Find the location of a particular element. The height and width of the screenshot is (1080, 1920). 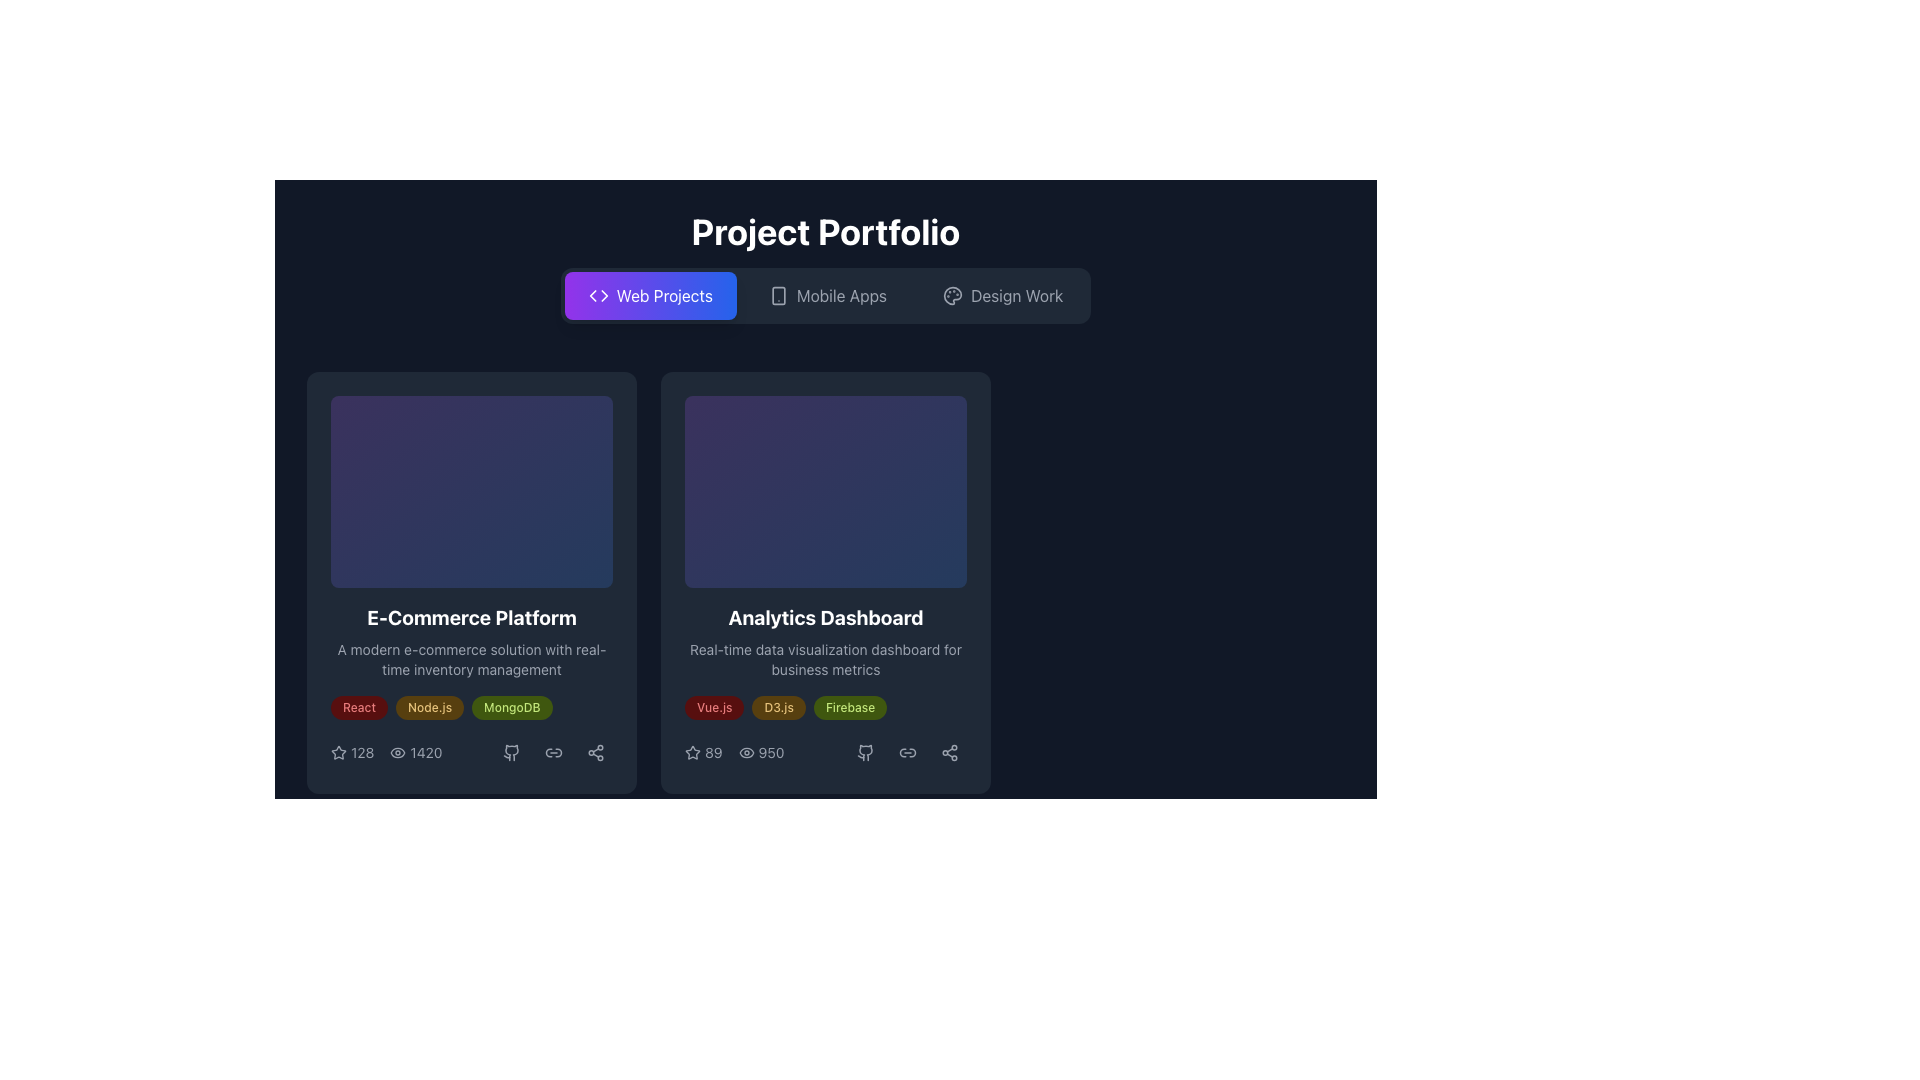

the 'Web Projects' button, which displays the text in bold, white font within a gradient purple-to-blue rounded rectangle is located at coordinates (664, 296).